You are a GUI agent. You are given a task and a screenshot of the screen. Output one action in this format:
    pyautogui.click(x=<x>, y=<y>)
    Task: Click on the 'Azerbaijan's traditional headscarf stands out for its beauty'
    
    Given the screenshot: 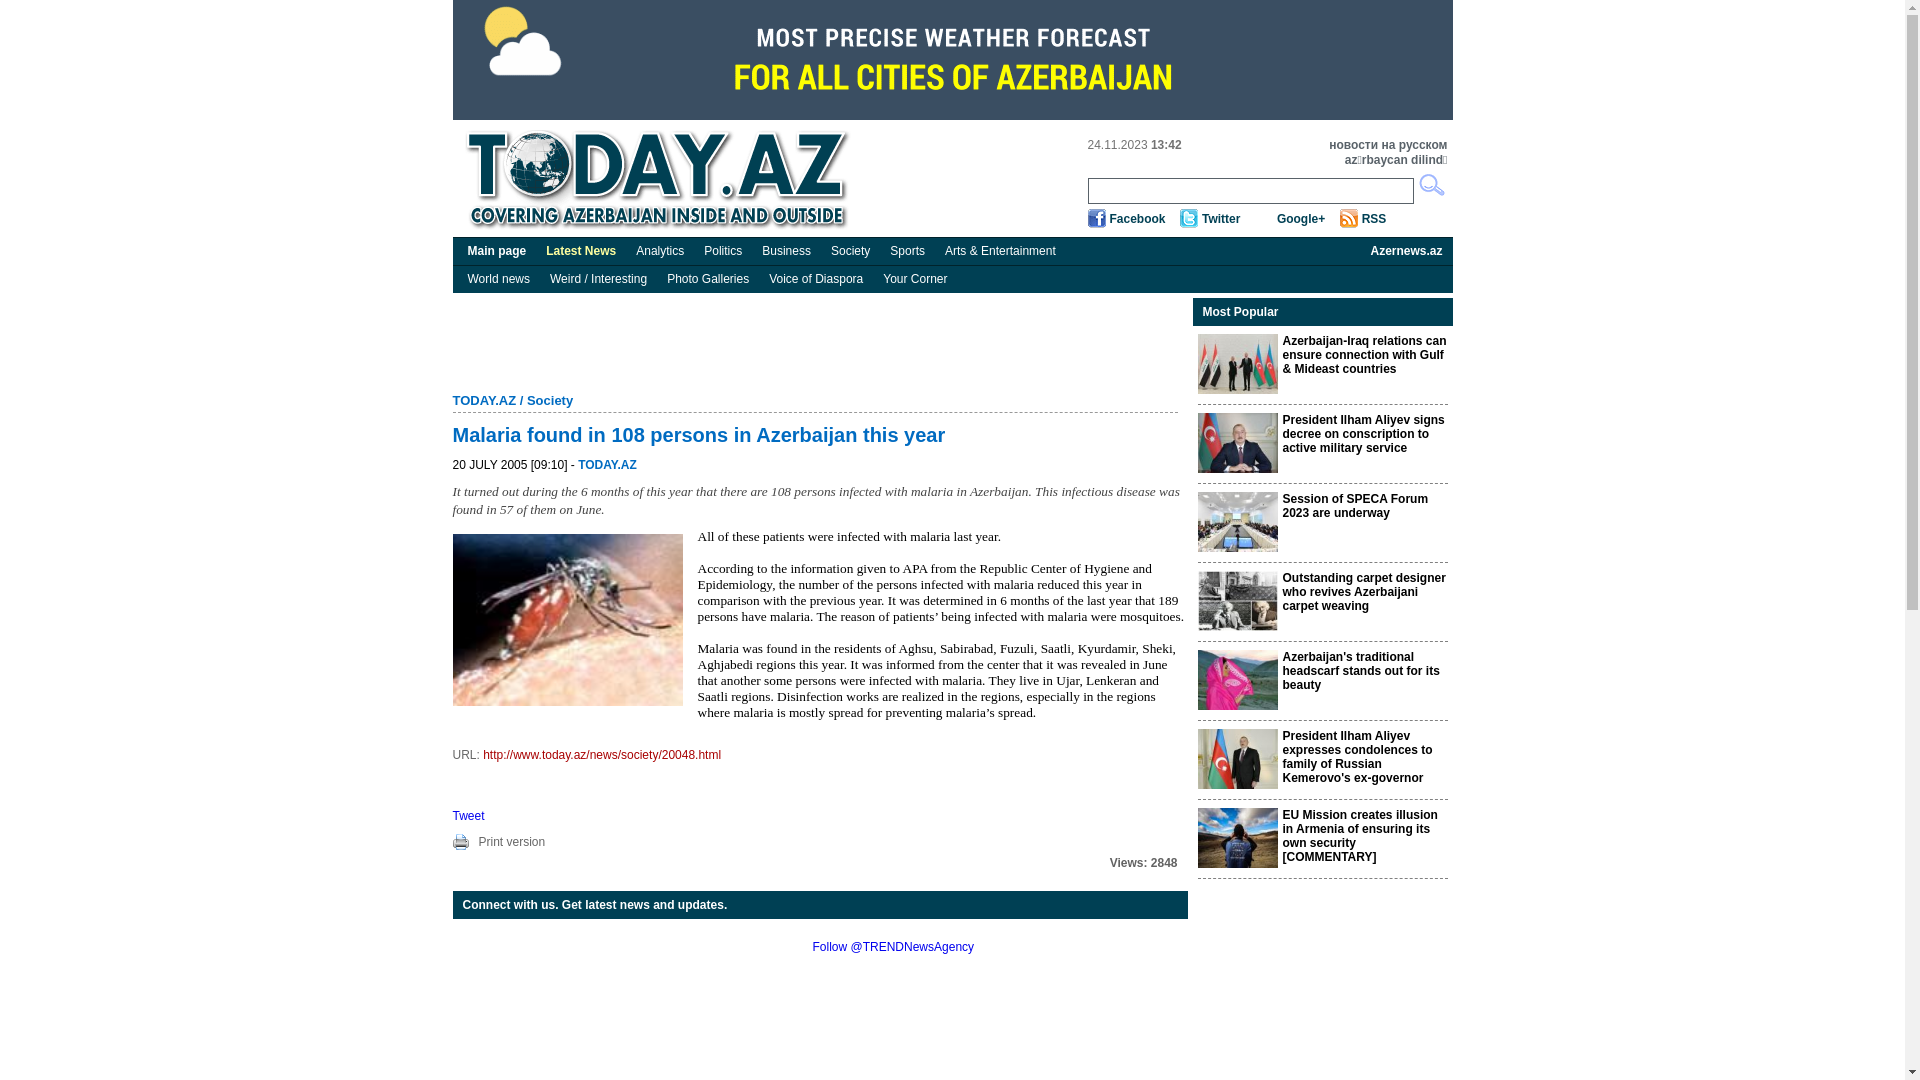 What is the action you would take?
    pyautogui.click(x=1360, y=671)
    